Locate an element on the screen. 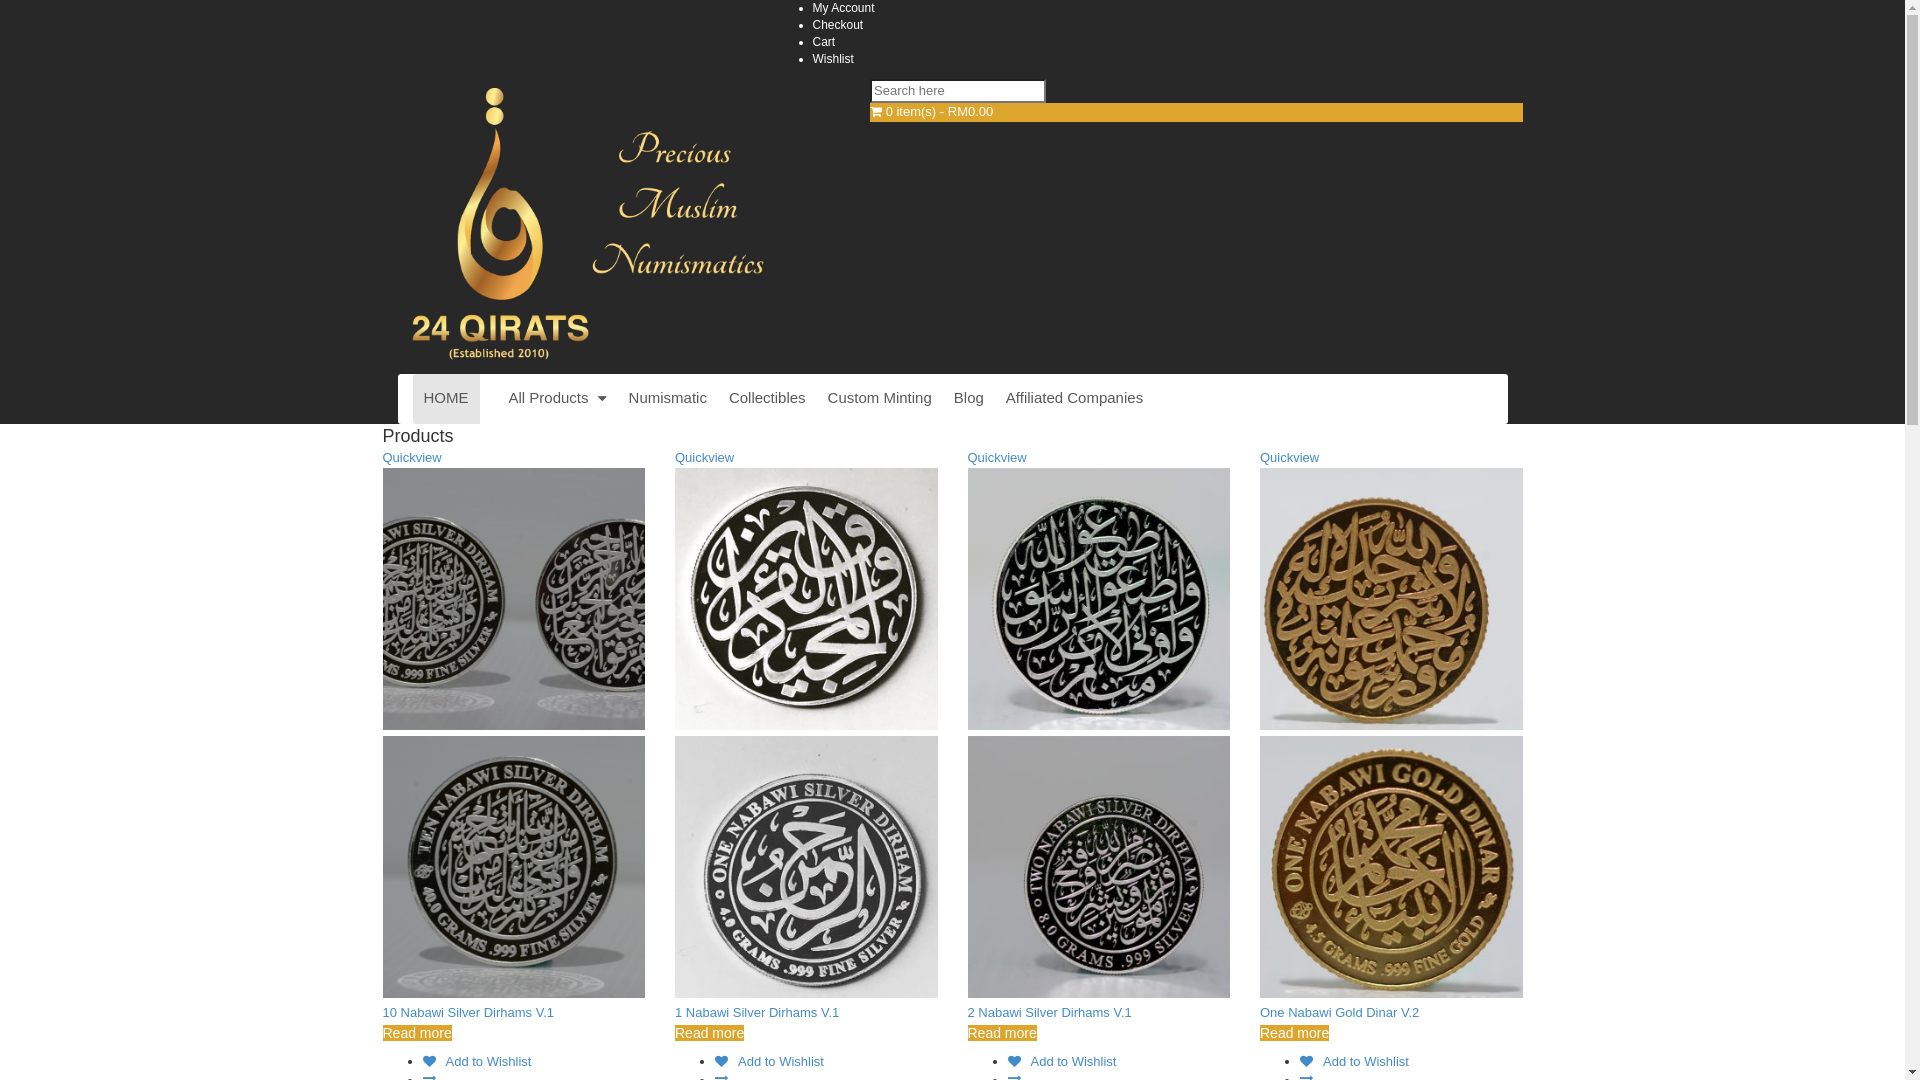 The image size is (1920, 1080). 'All Products' is located at coordinates (557, 398).